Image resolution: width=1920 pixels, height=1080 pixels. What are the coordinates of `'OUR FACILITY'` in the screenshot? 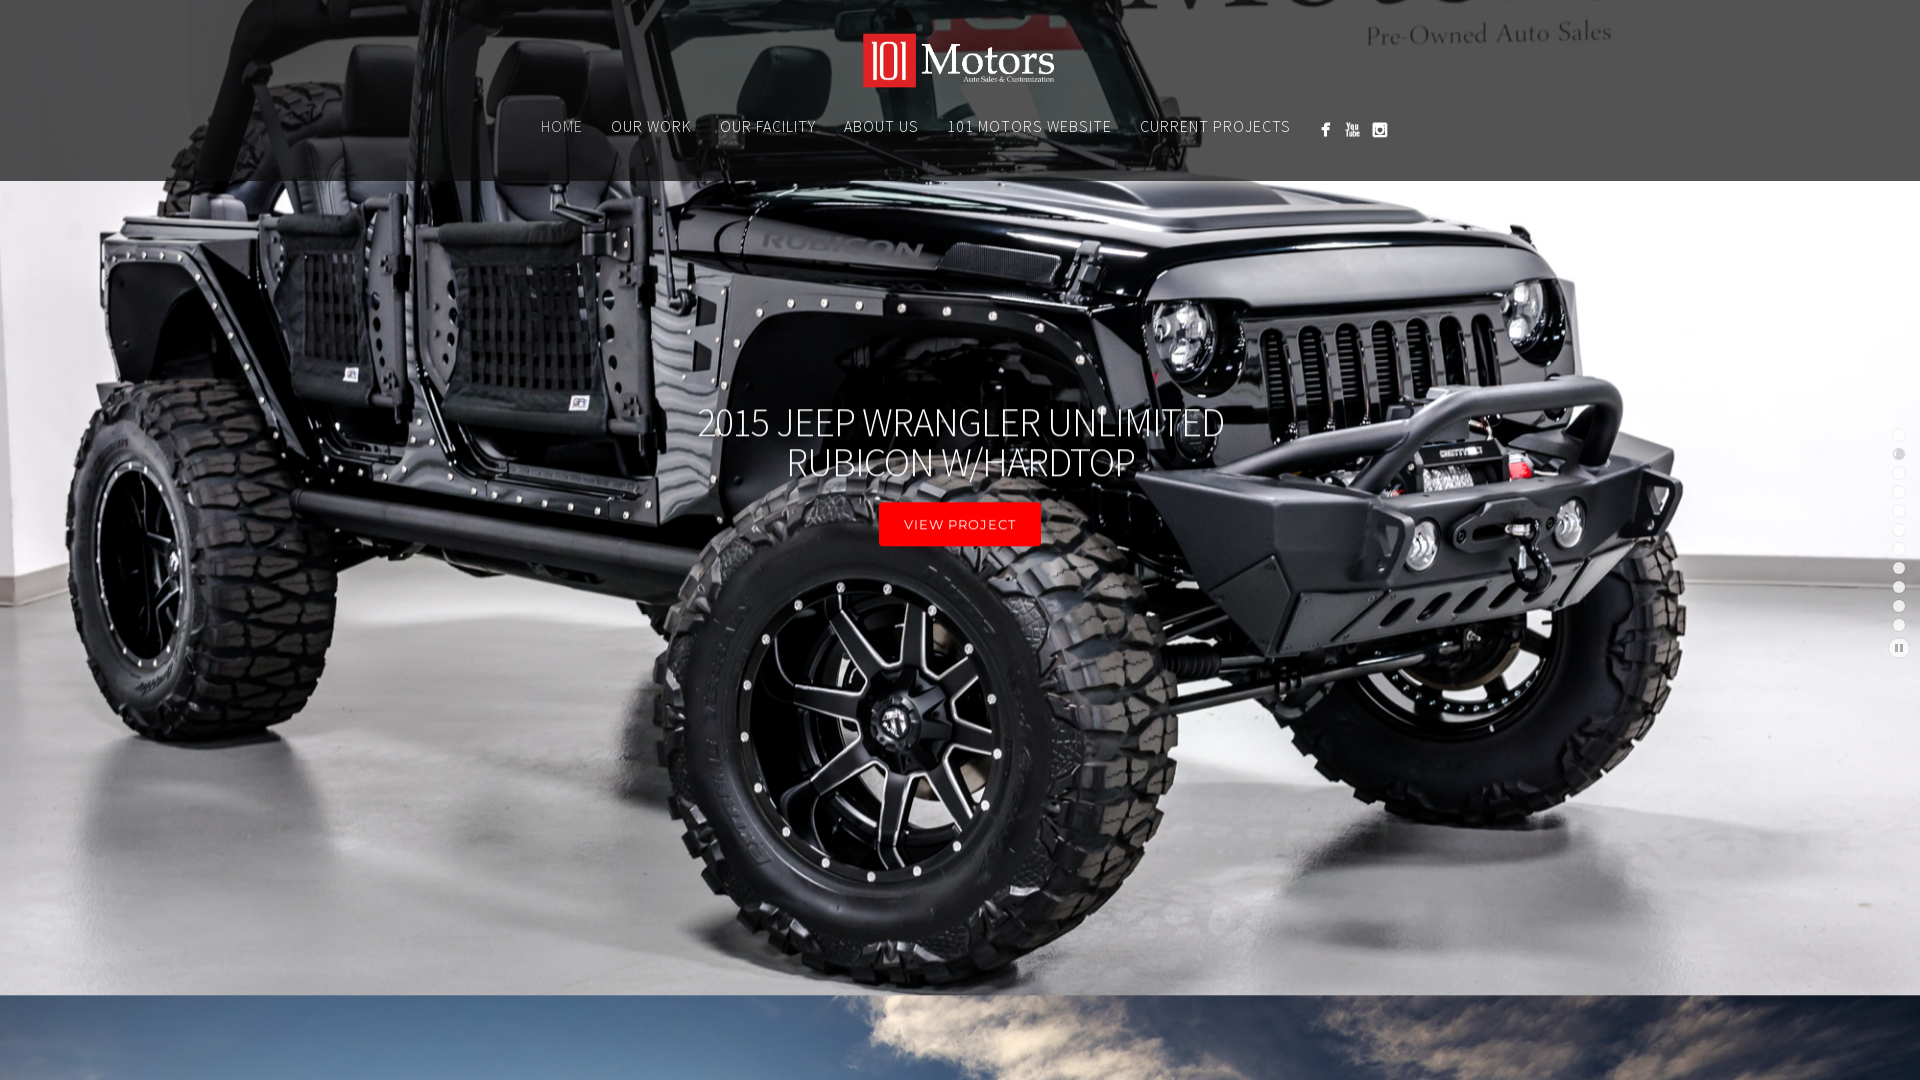 It's located at (705, 126).